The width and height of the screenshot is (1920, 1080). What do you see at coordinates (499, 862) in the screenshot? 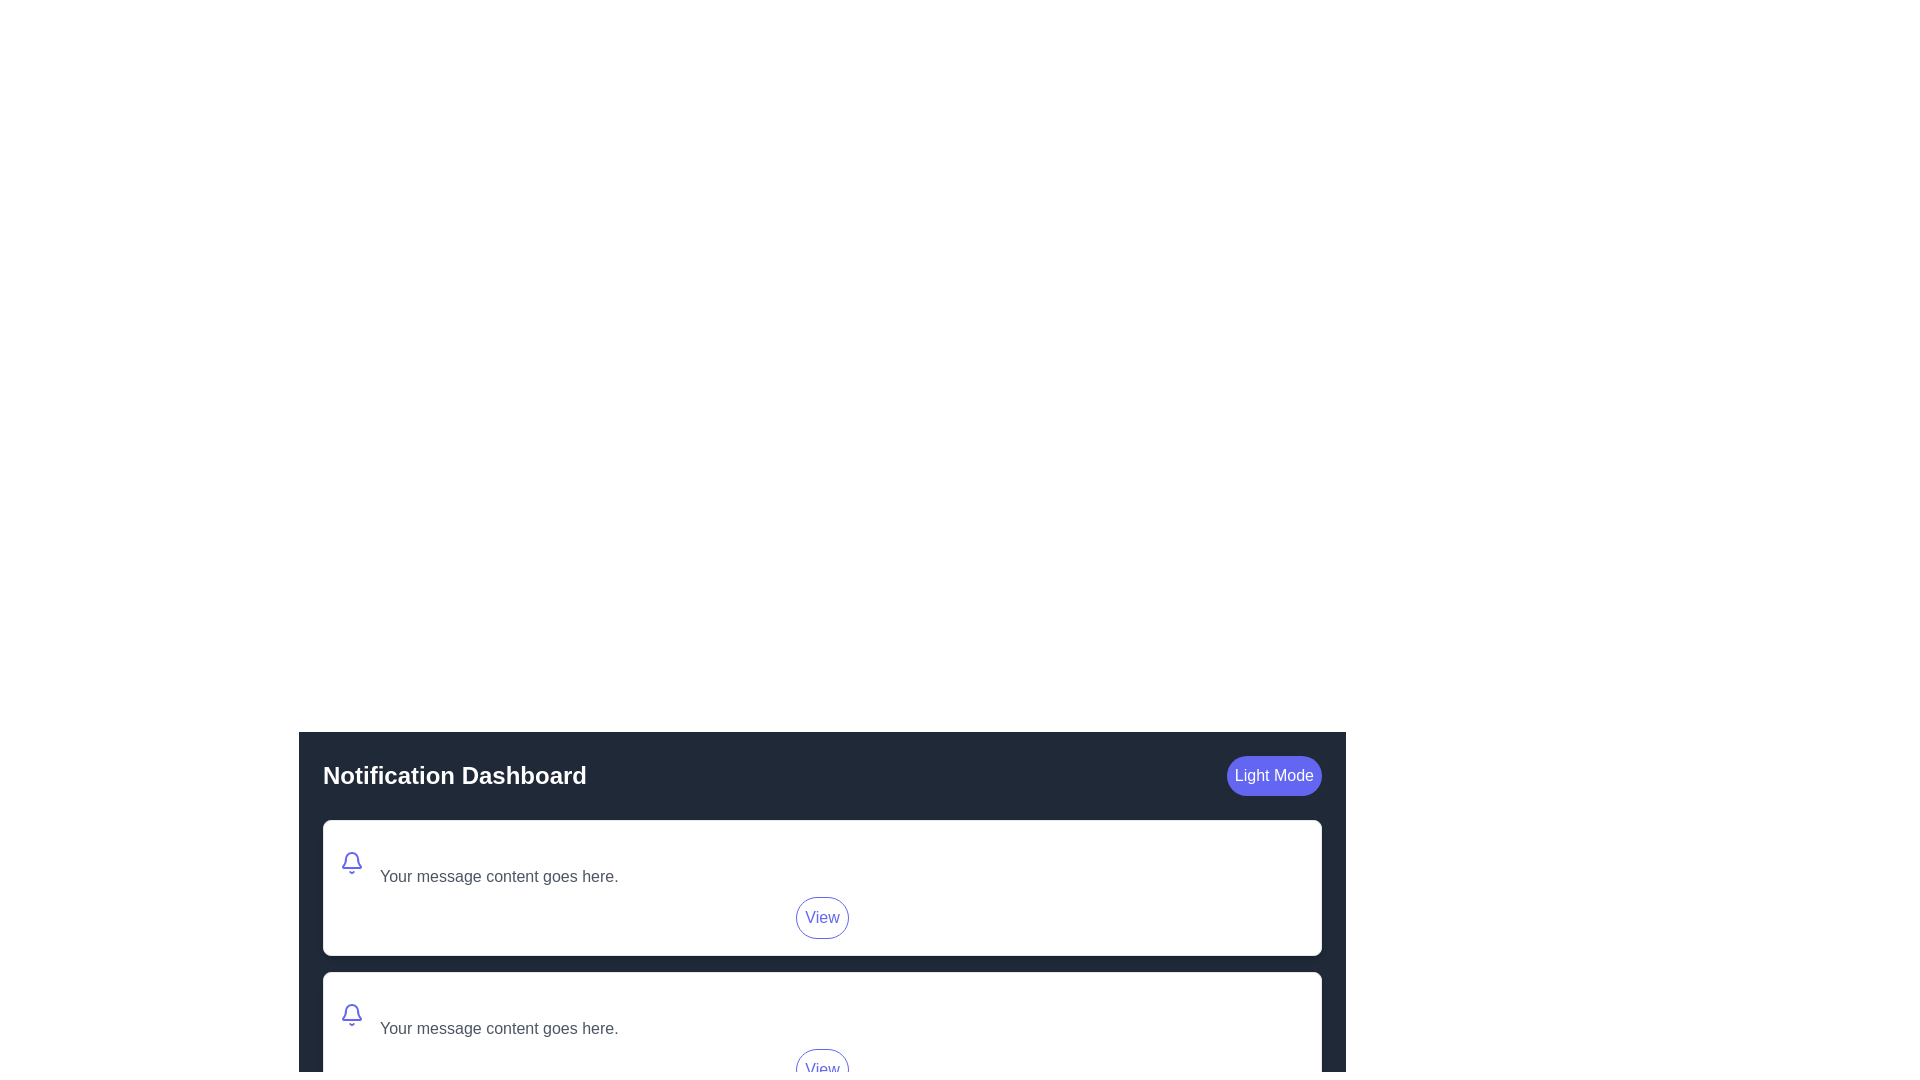
I see `the text element displaying 'Your message content goes here.' which is located under the bolded title 'Notification 1' in the first notification card` at bounding box center [499, 862].